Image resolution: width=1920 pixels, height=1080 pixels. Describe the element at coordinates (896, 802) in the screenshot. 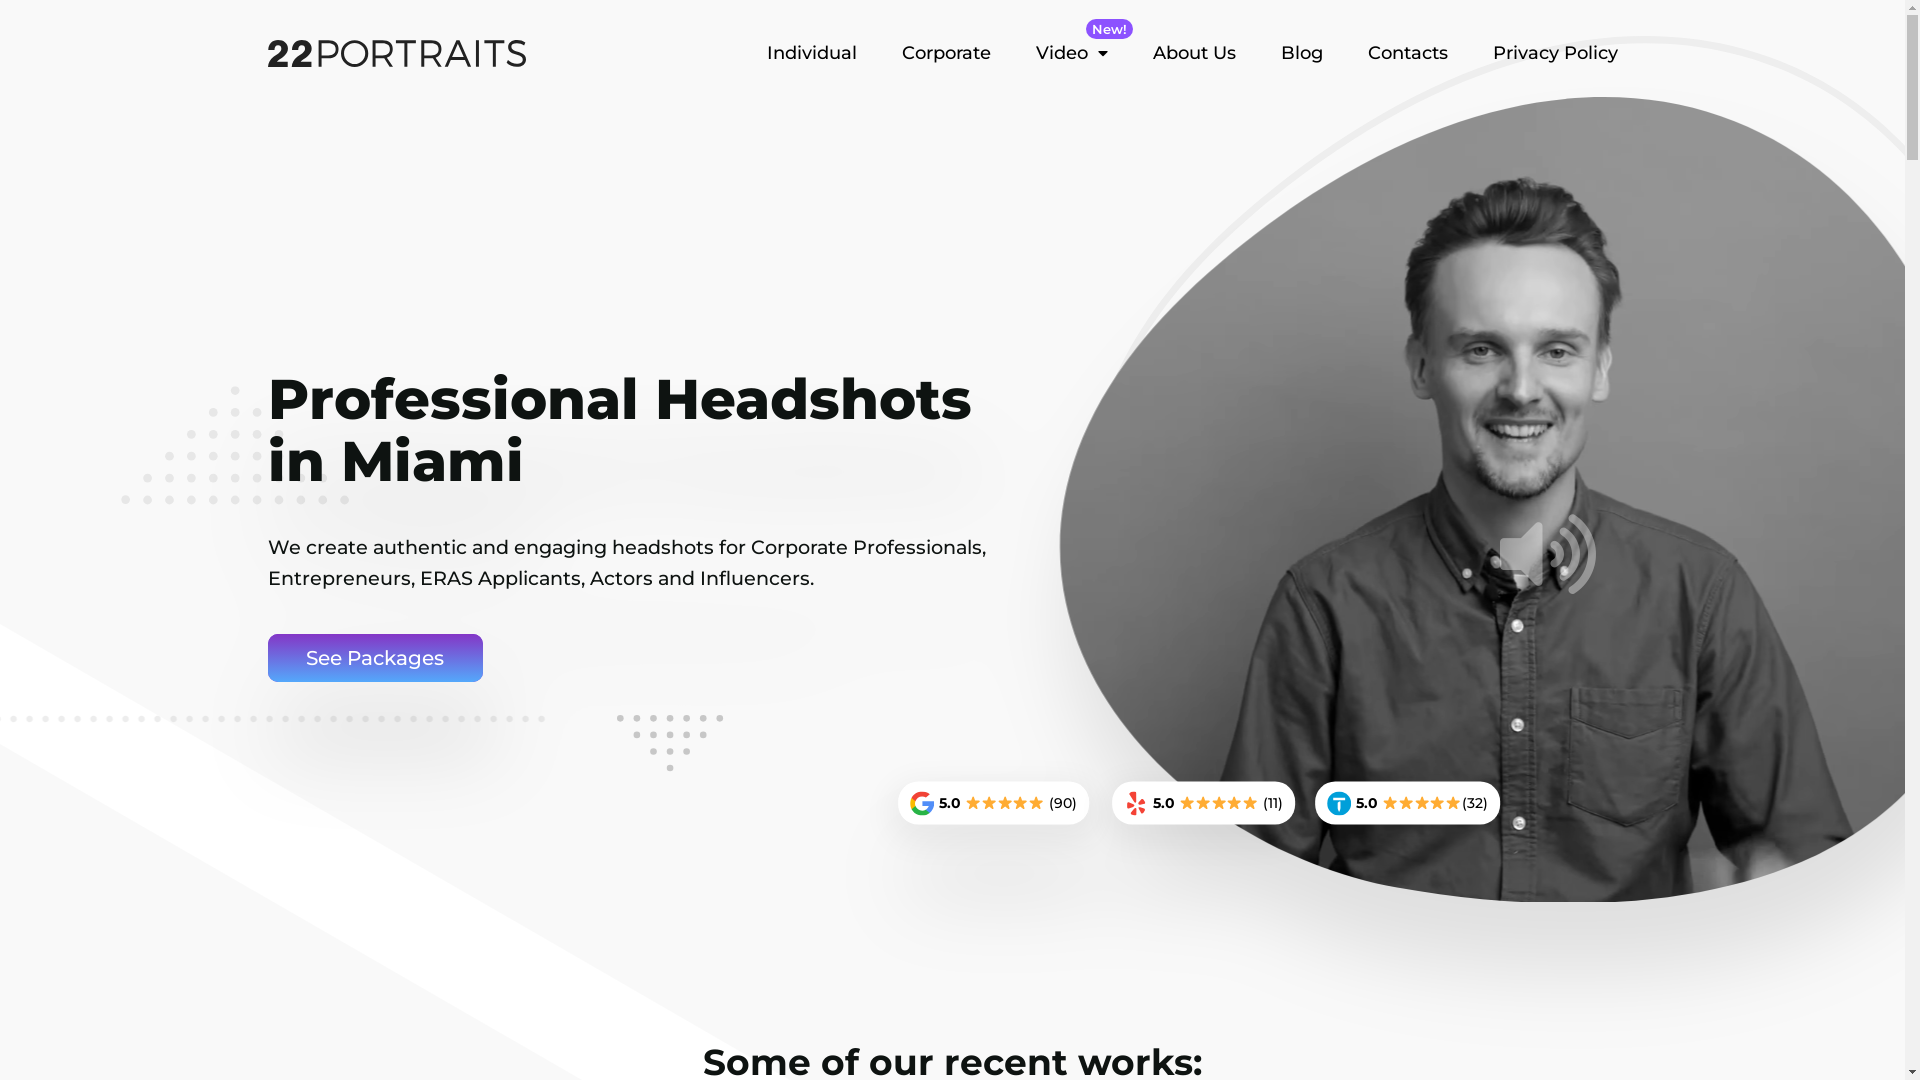

I see `'5.0 (90)'` at that location.